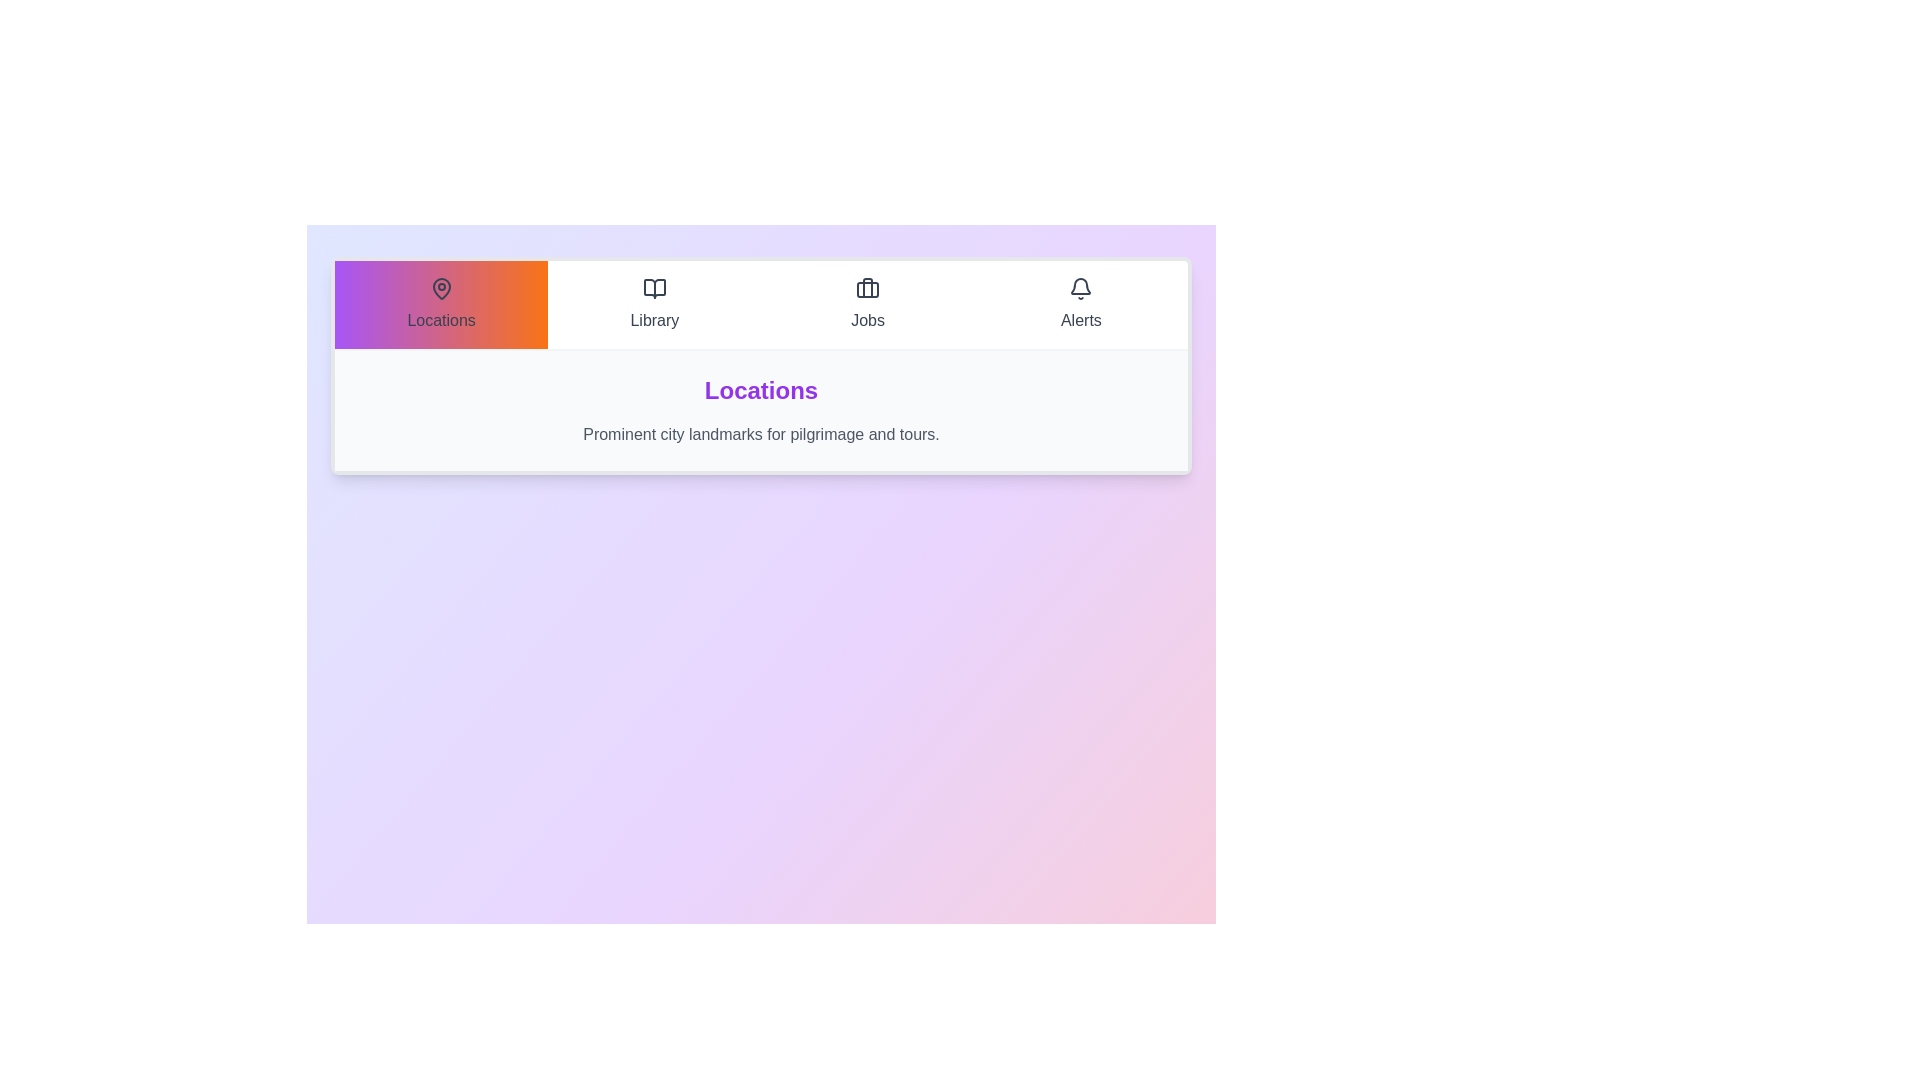 The height and width of the screenshot is (1080, 1920). Describe the element at coordinates (440, 304) in the screenshot. I see `the Locations tab` at that location.